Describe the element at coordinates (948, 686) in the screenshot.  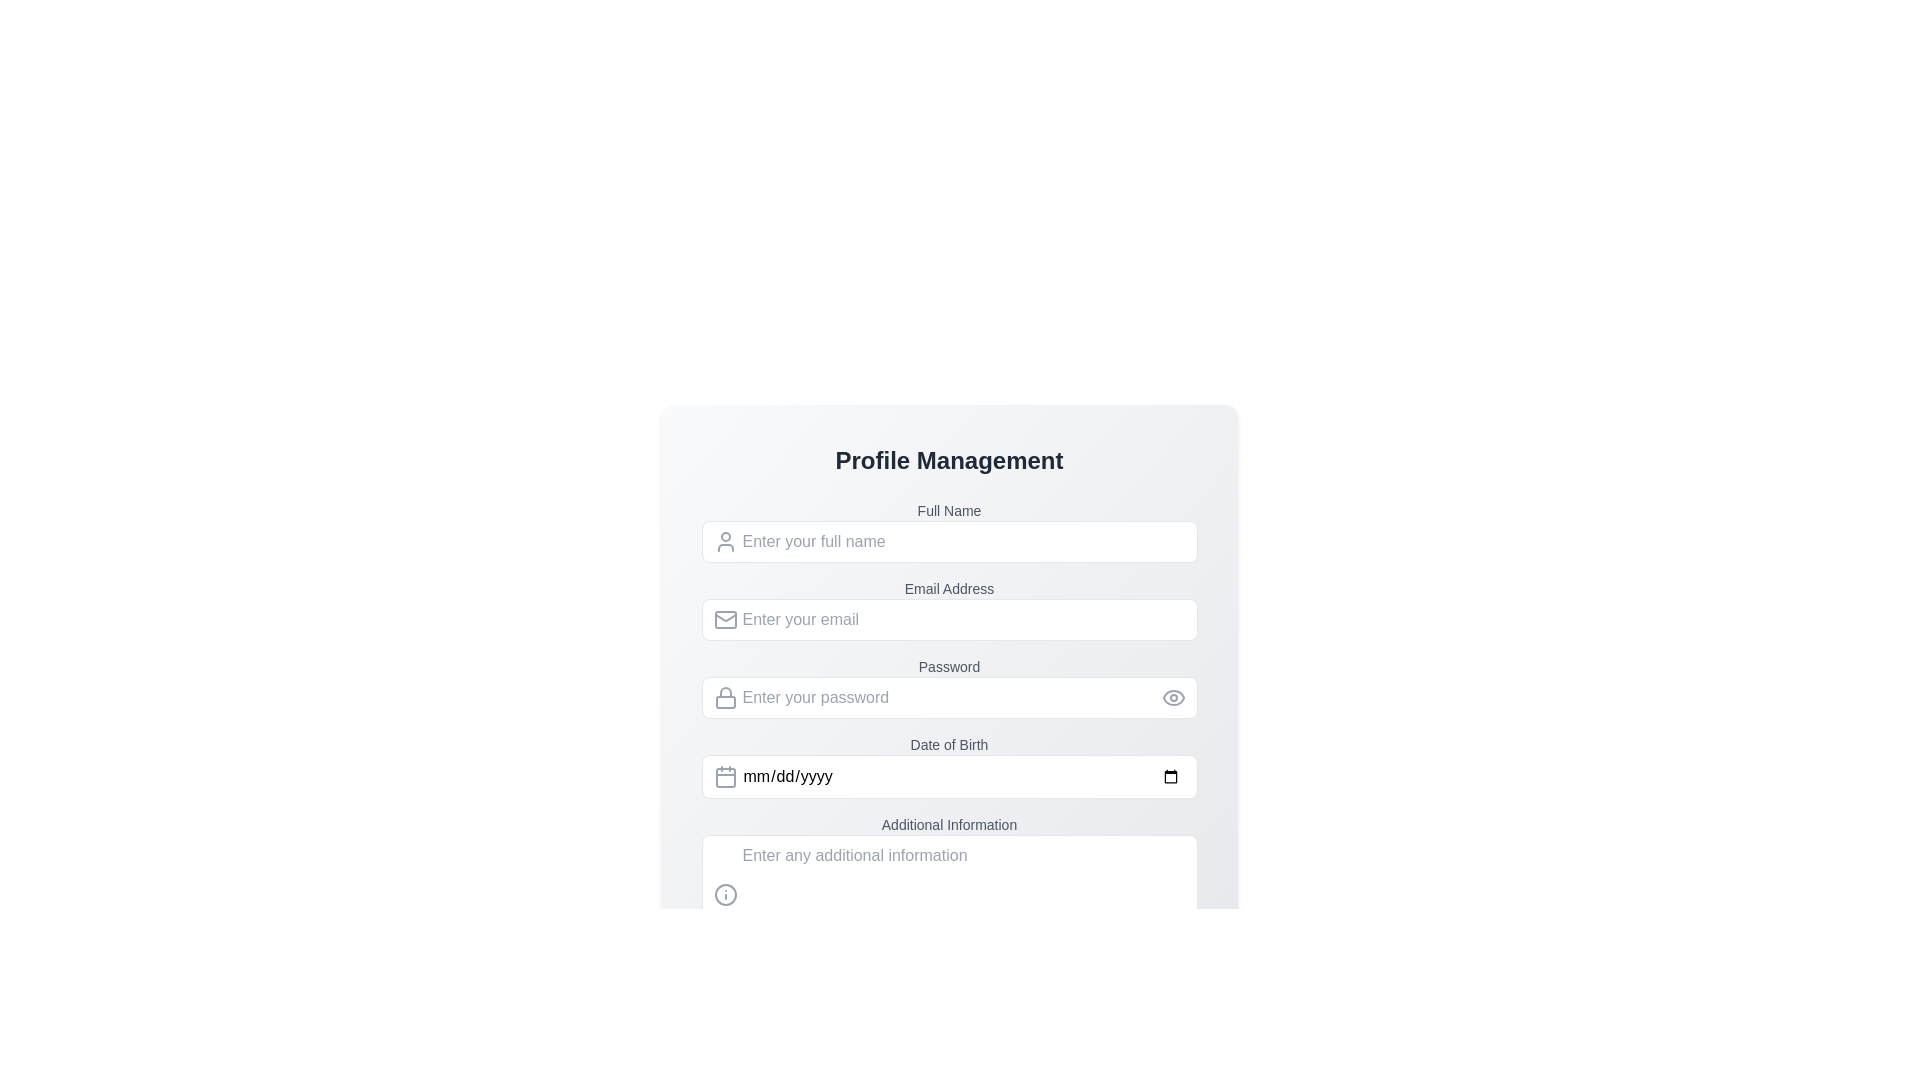
I see `to focus on the password input field, which is the third input field in a vertical sequence within a form, located directly underneath the 'Email Address' input field and above the 'Date of Birth' input field` at that location.